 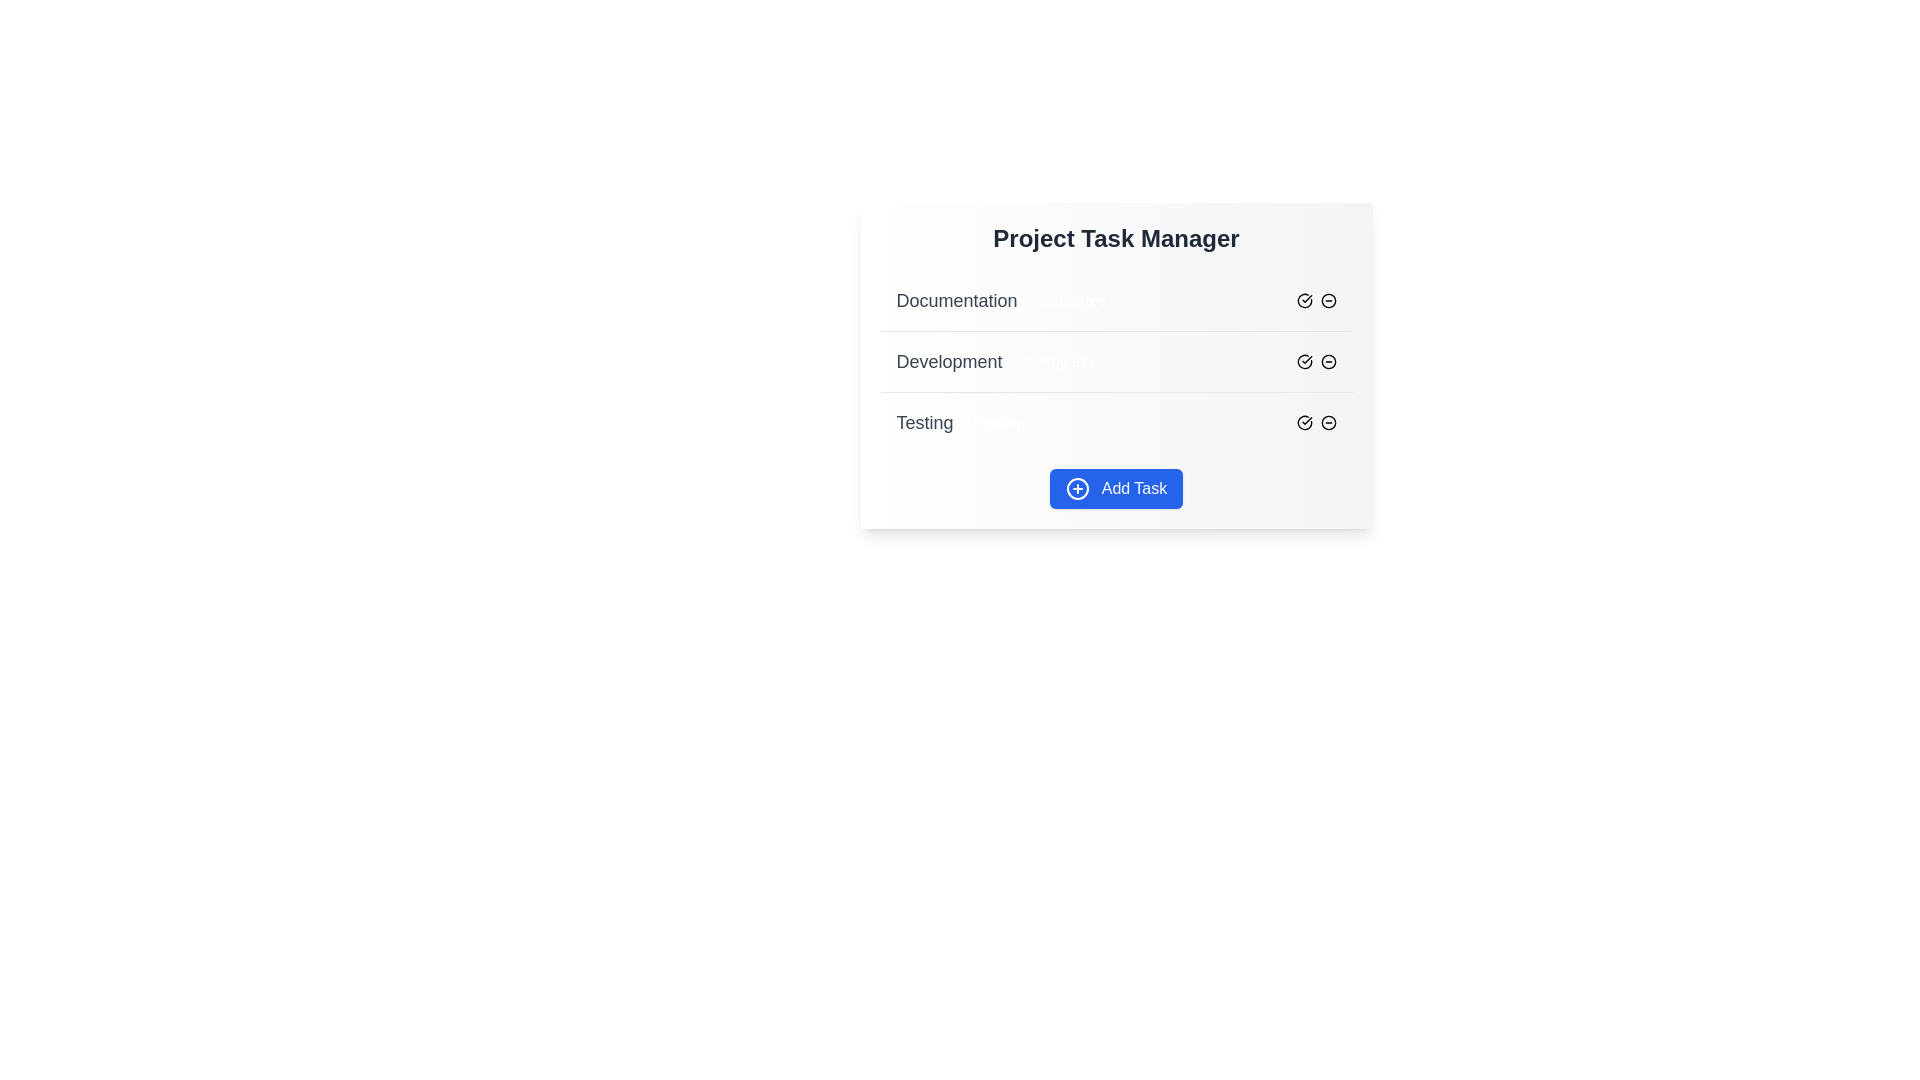 What do you see at coordinates (1115, 362) in the screenshot?
I see `the list item indicating the task title 'Development' with status 'In Progress' in the 'Project Task Manager' section` at bounding box center [1115, 362].